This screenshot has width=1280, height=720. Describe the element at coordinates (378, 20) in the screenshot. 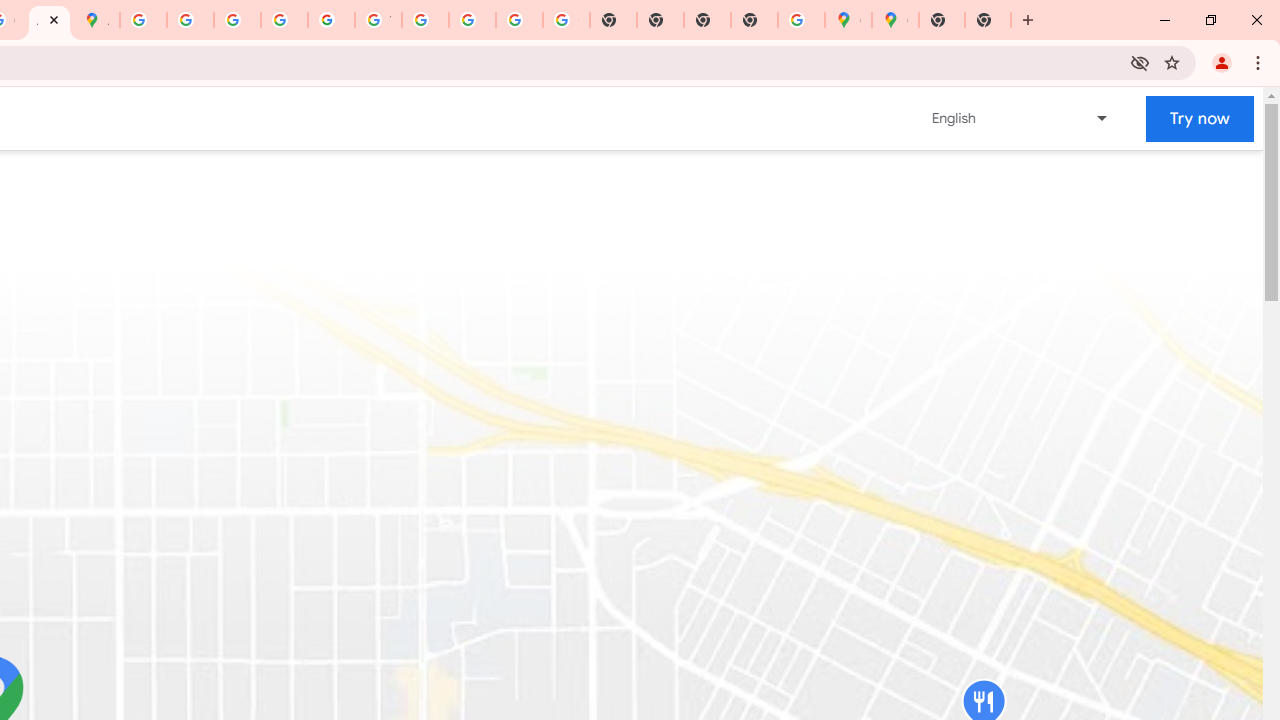

I see `'YouTube'` at that location.